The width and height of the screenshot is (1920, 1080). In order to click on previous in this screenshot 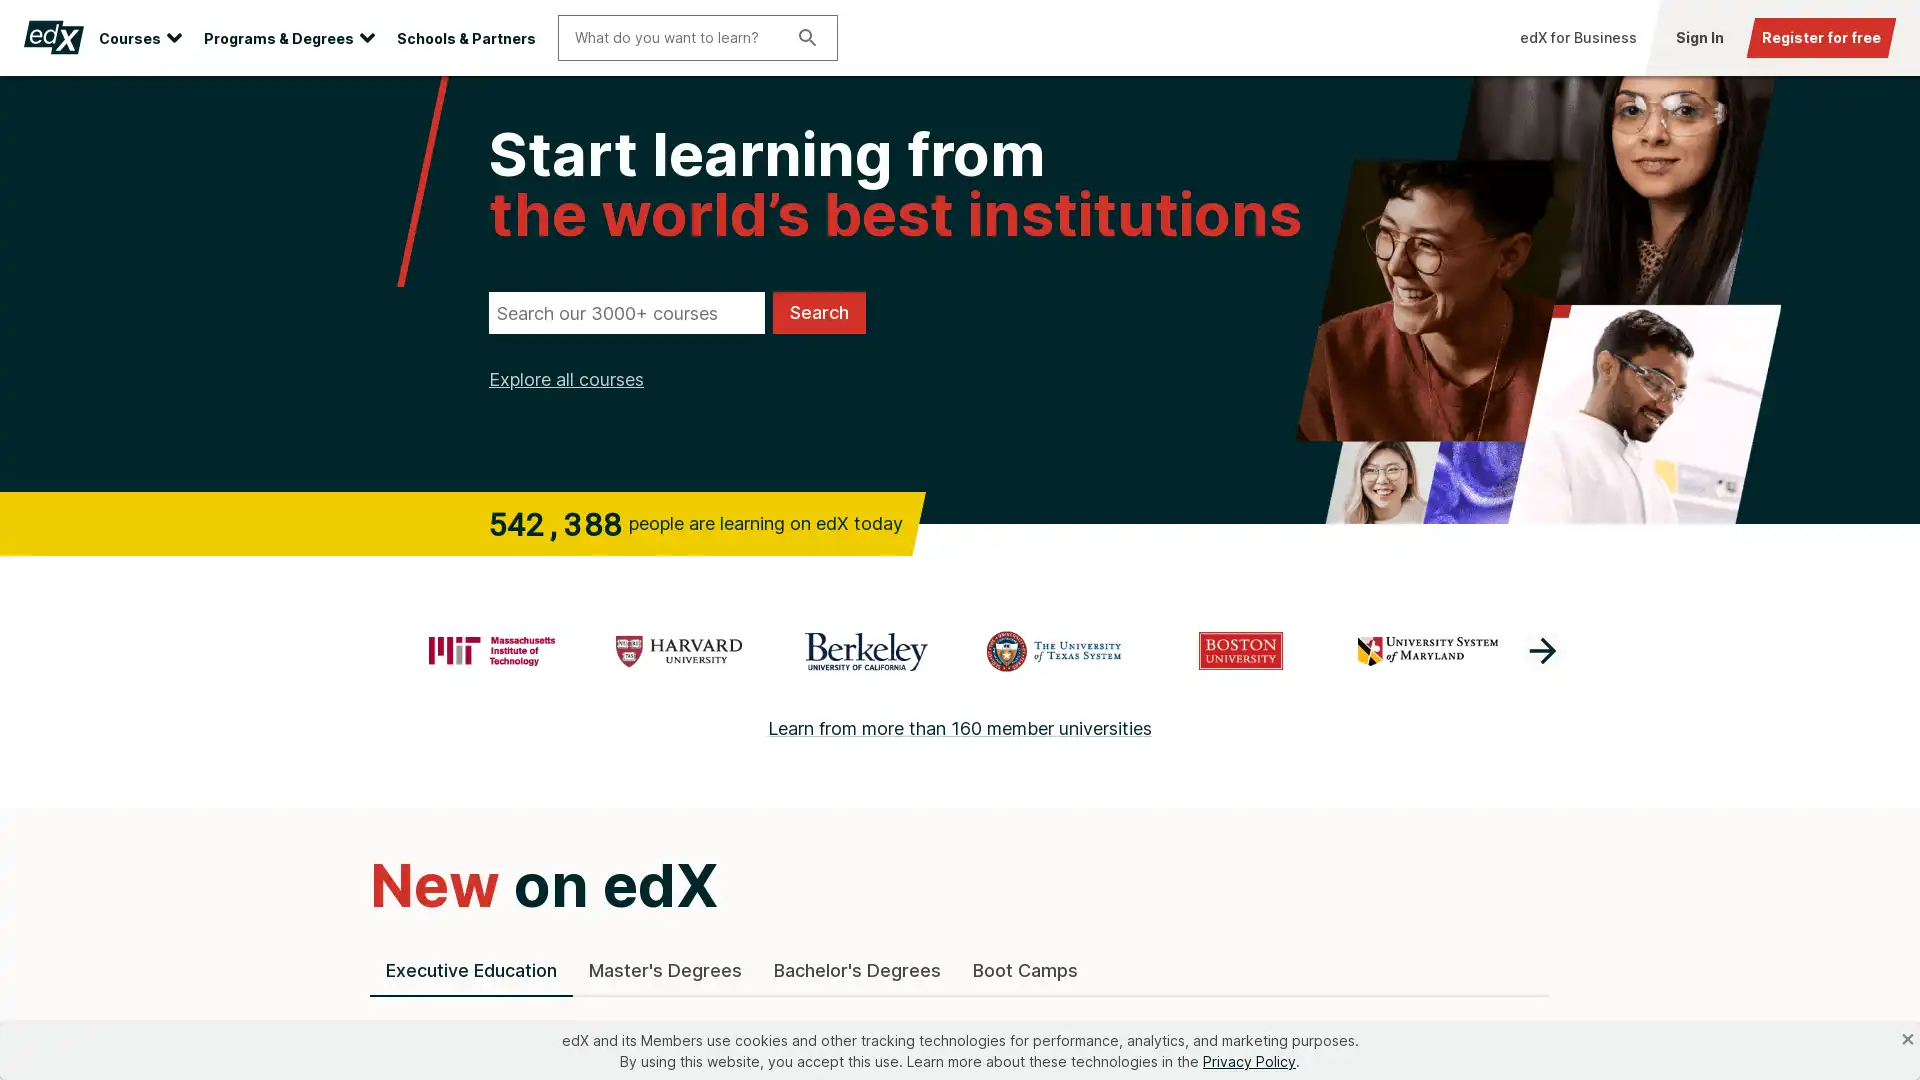, I will do `click(377, 651)`.